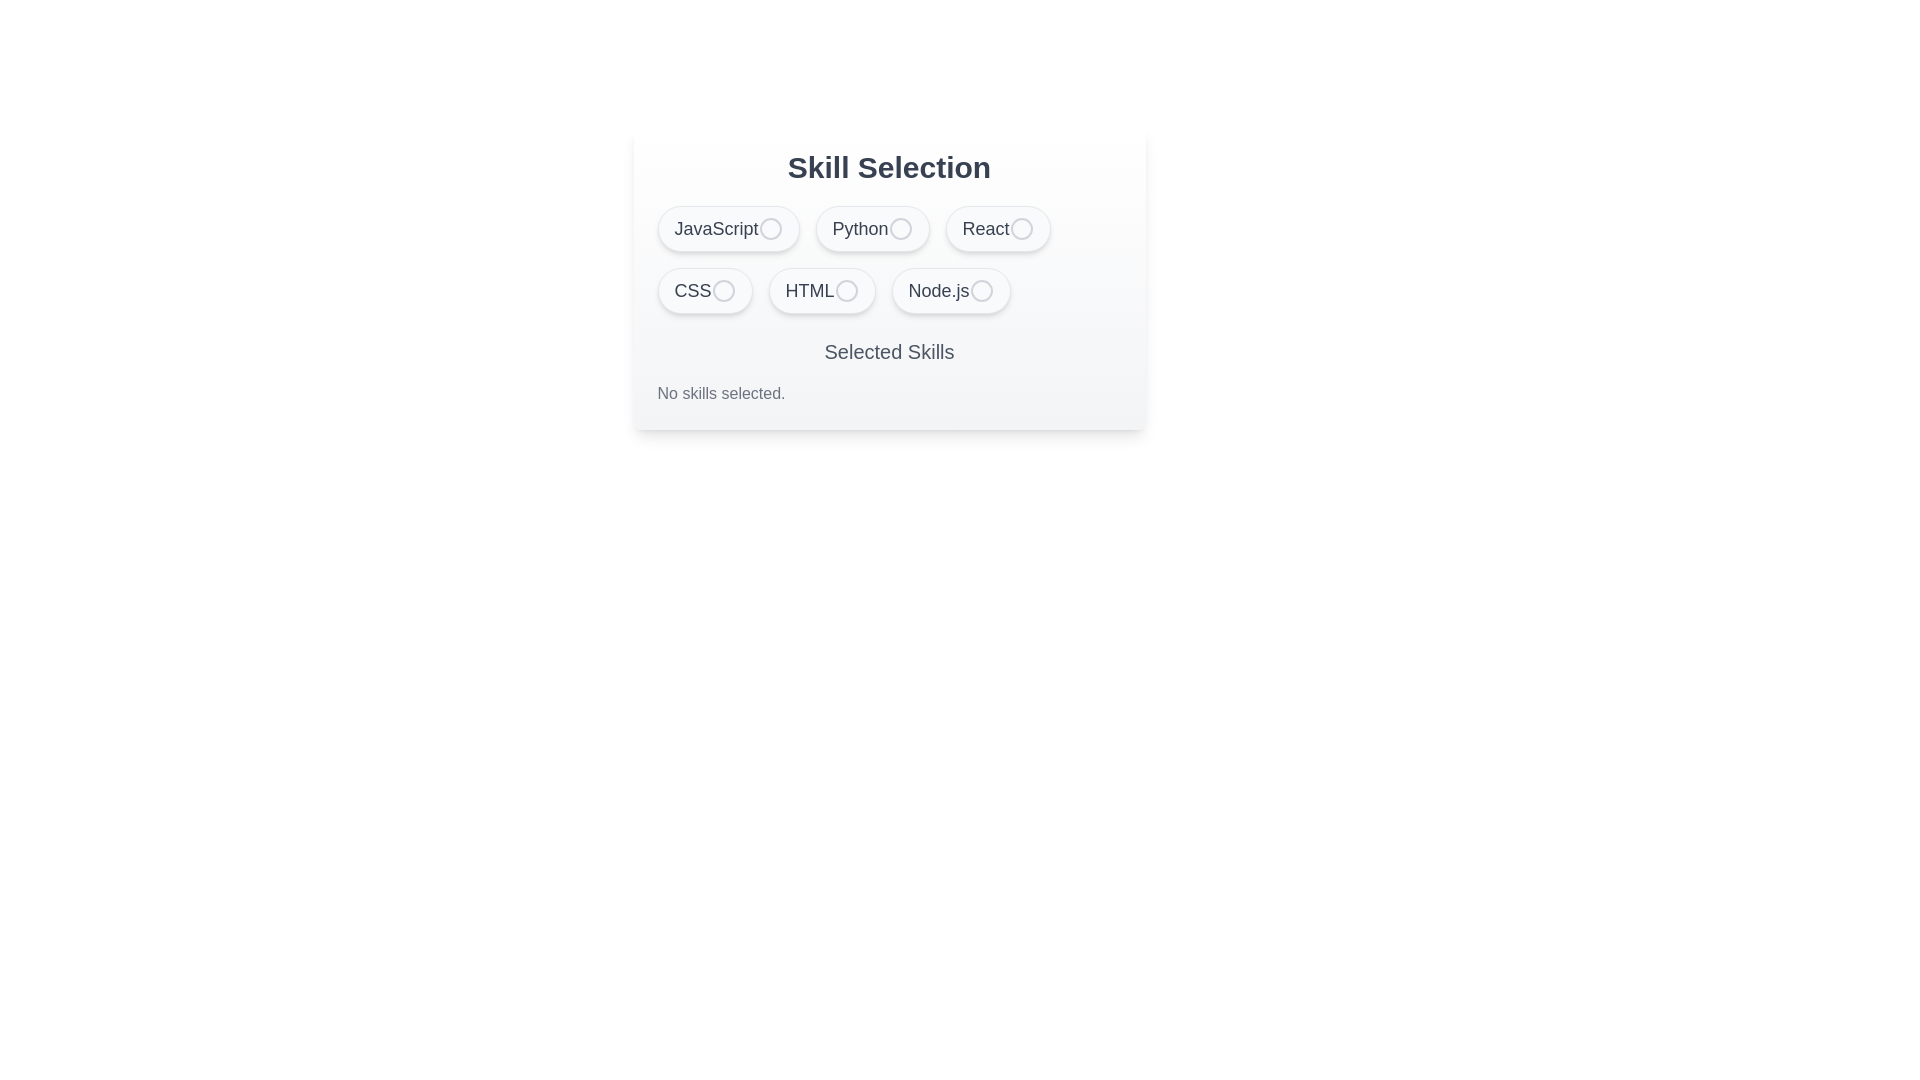 The width and height of the screenshot is (1920, 1080). I want to click on the Toggle button labeled 'JavaScript', so click(727, 227).